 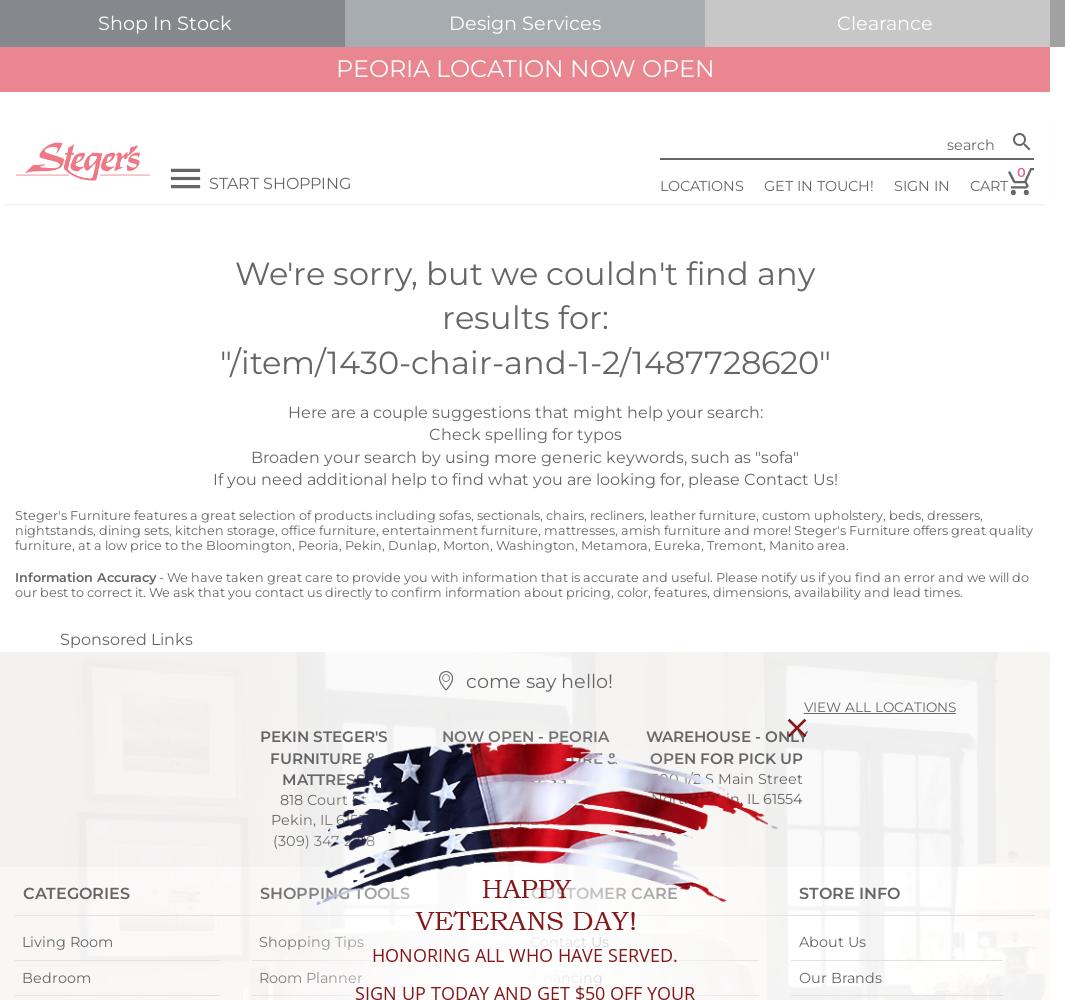 I want to click on 'sofas', so click(x=453, y=514).